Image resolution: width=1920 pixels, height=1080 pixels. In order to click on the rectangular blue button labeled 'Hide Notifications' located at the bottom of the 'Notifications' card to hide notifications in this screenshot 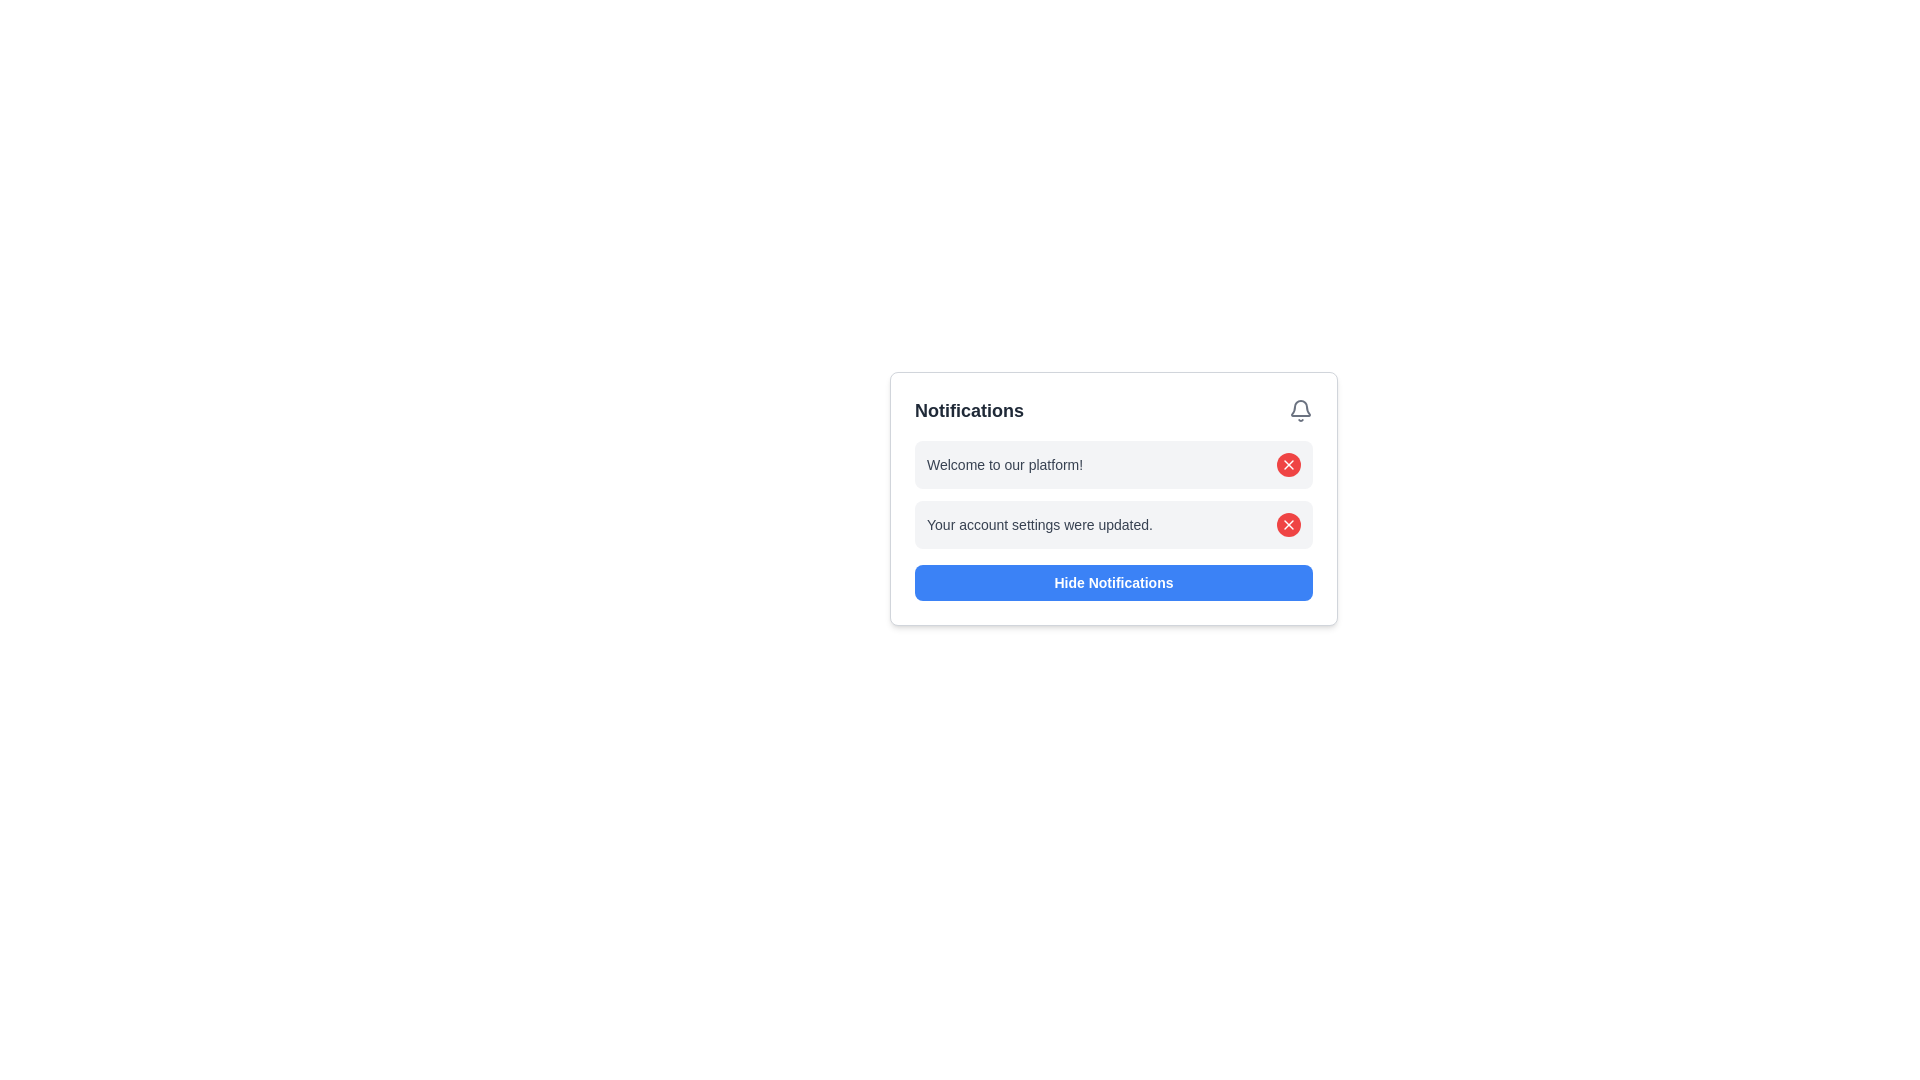, I will do `click(1112, 582)`.